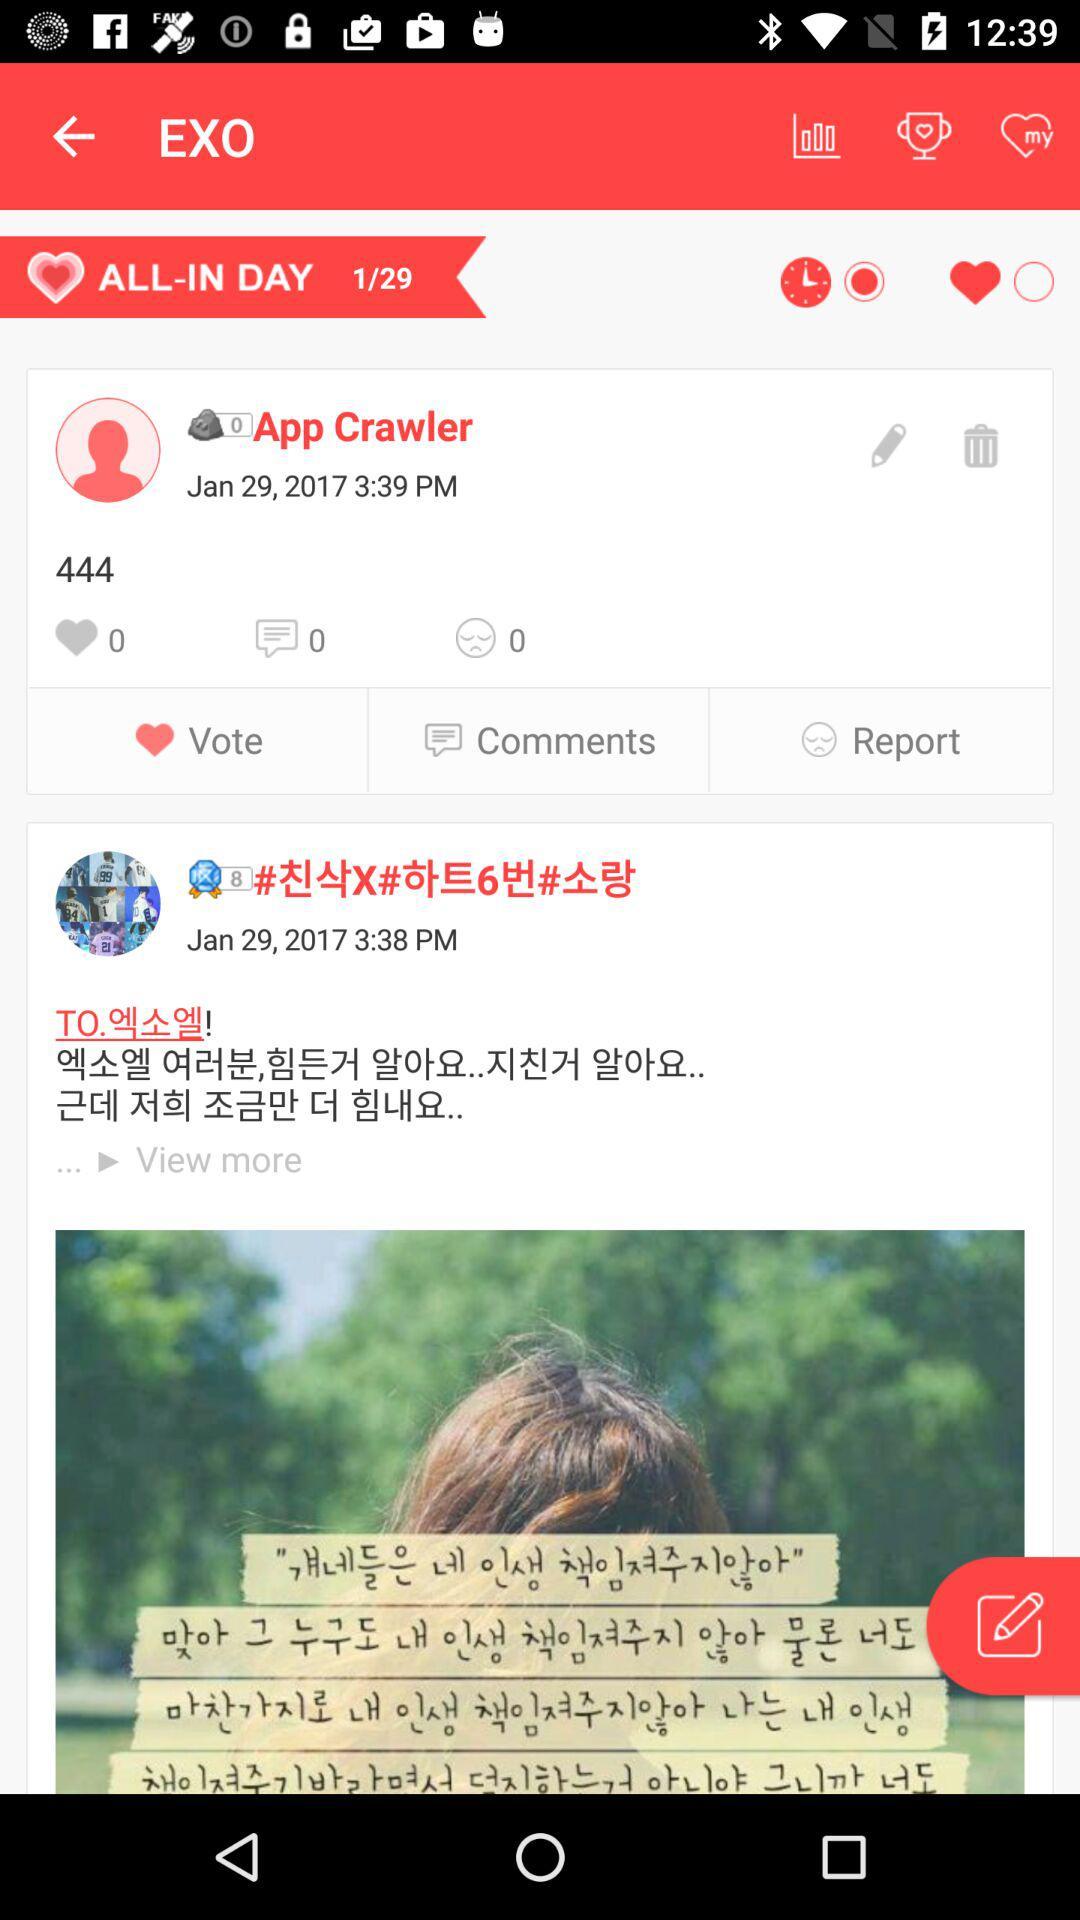  What do you see at coordinates (108, 449) in the screenshot?
I see `to the profile element` at bounding box center [108, 449].